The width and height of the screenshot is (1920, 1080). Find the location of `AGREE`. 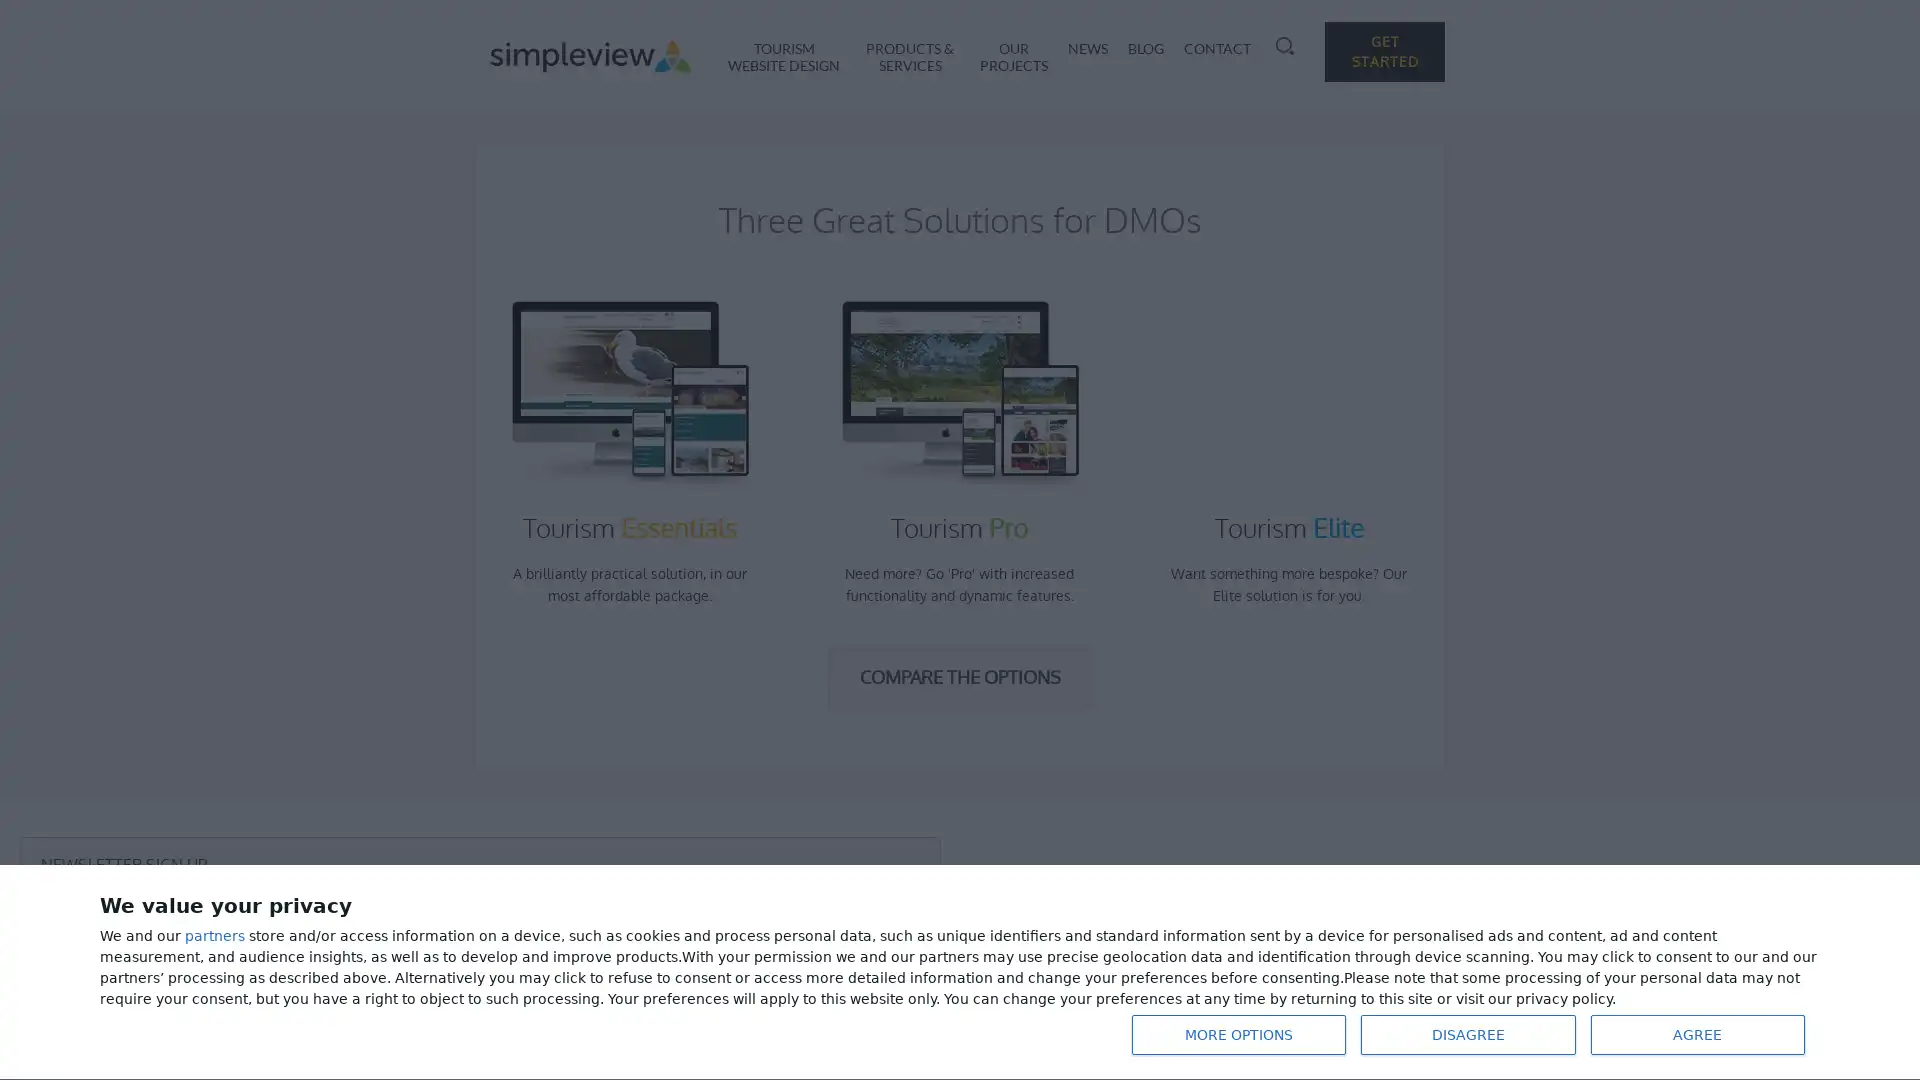

AGREE is located at coordinates (1696, 1034).